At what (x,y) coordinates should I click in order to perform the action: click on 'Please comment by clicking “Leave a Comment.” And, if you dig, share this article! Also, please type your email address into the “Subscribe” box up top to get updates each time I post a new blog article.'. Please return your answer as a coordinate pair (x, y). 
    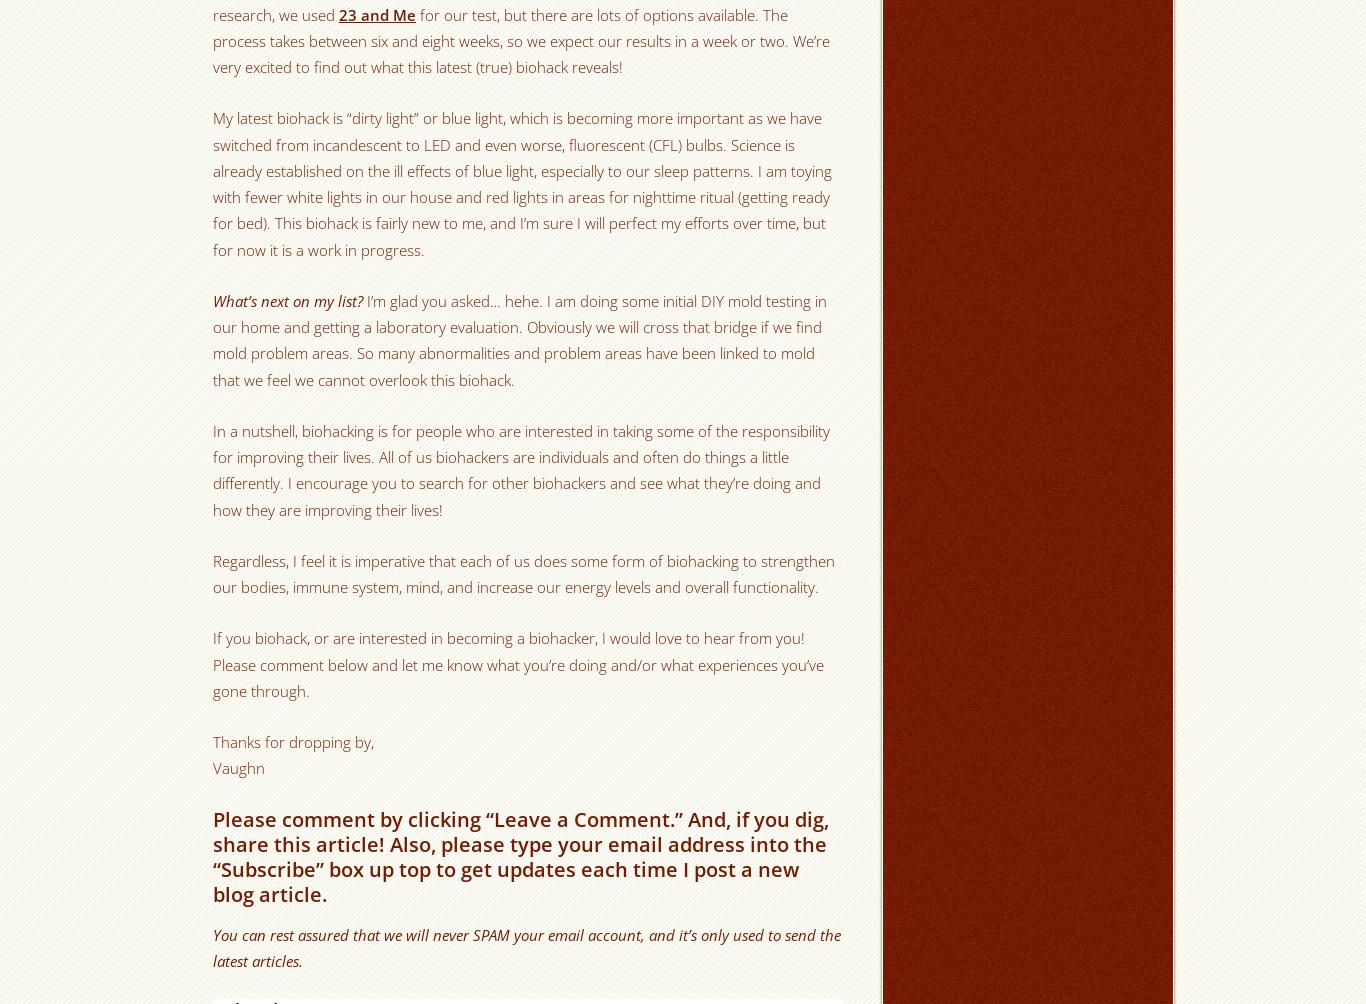
    Looking at the image, I should click on (520, 856).